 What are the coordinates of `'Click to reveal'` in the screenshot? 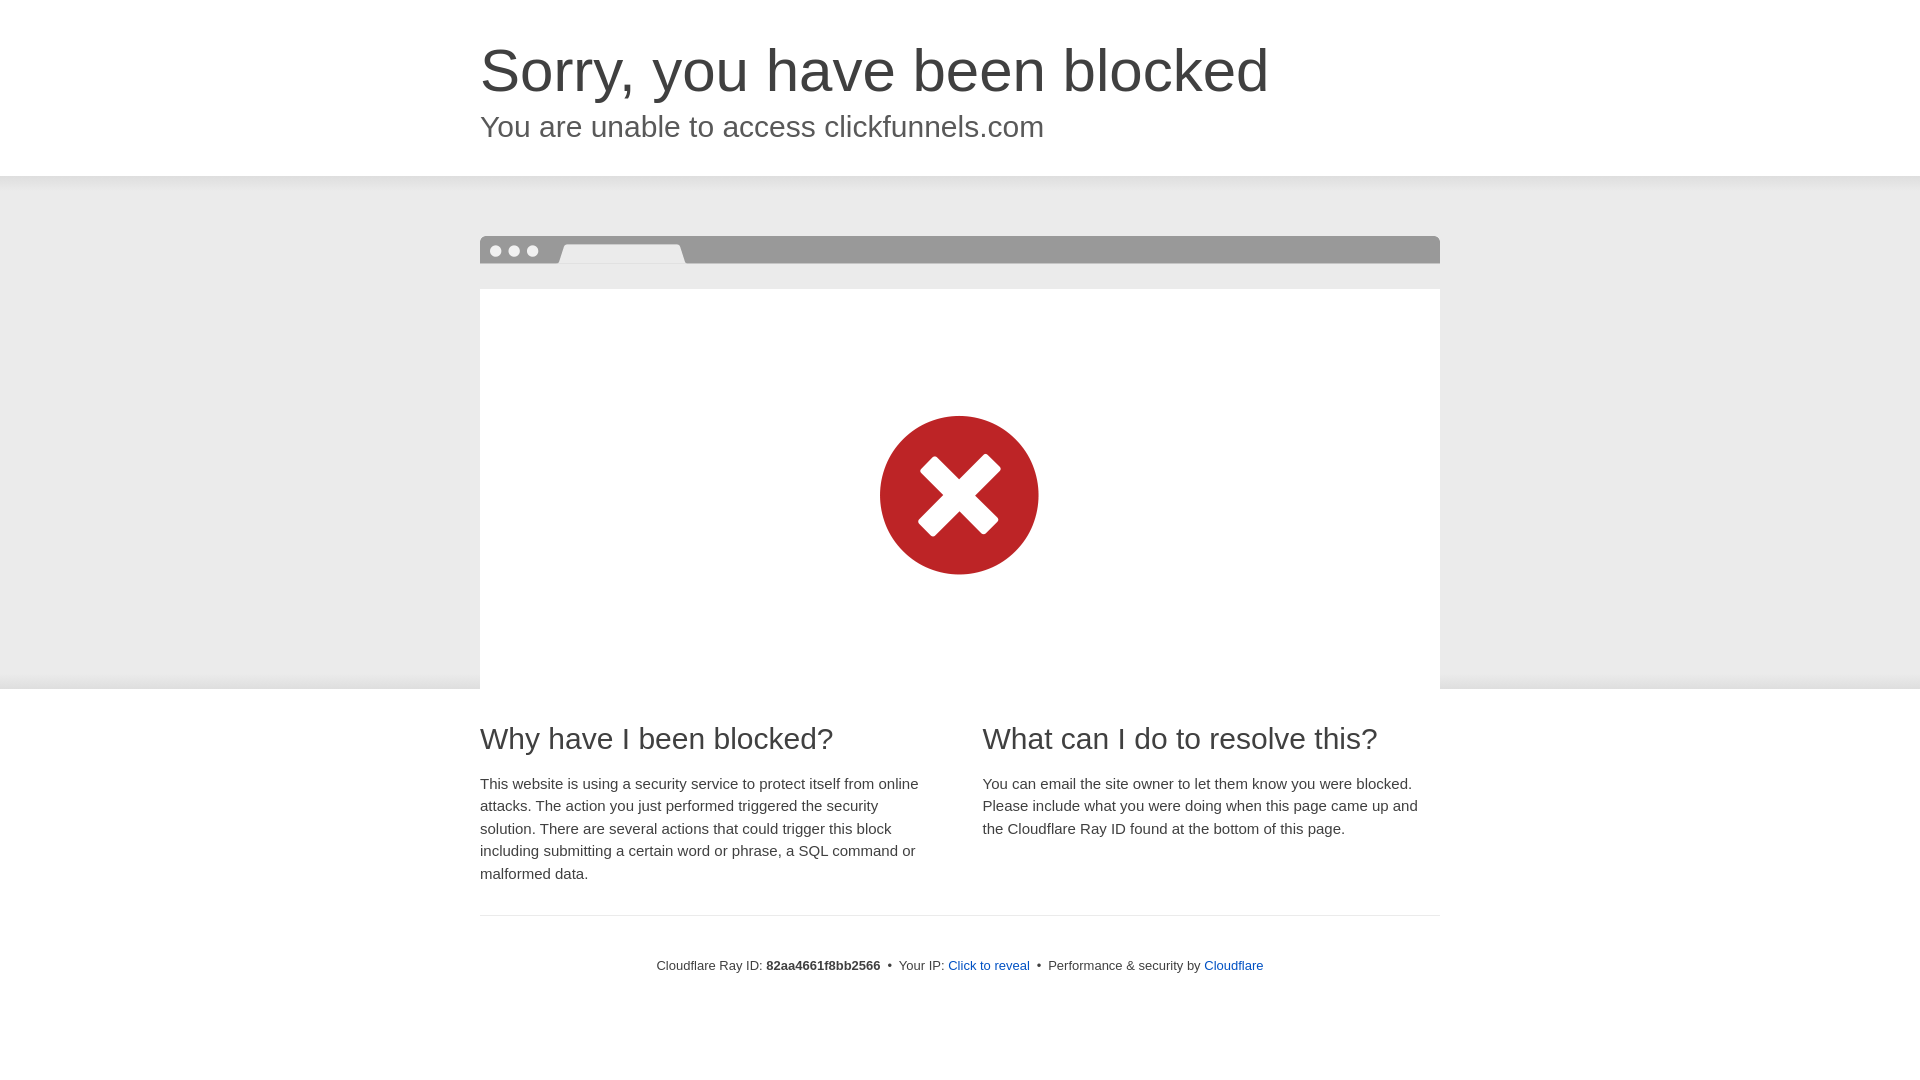 It's located at (988, 964).